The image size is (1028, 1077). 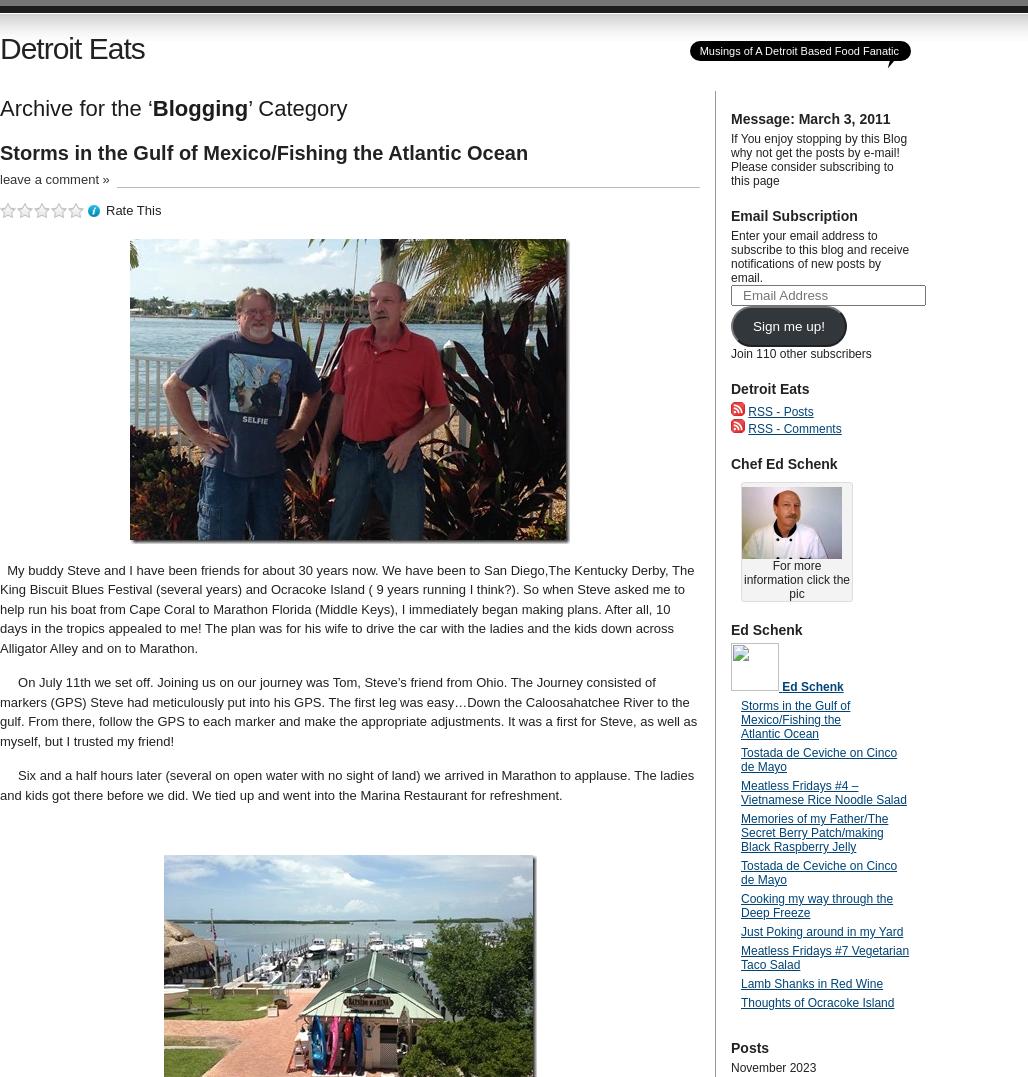 What do you see at coordinates (199, 107) in the screenshot?
I see `'Blogging'` at bounding box center [199, 107].